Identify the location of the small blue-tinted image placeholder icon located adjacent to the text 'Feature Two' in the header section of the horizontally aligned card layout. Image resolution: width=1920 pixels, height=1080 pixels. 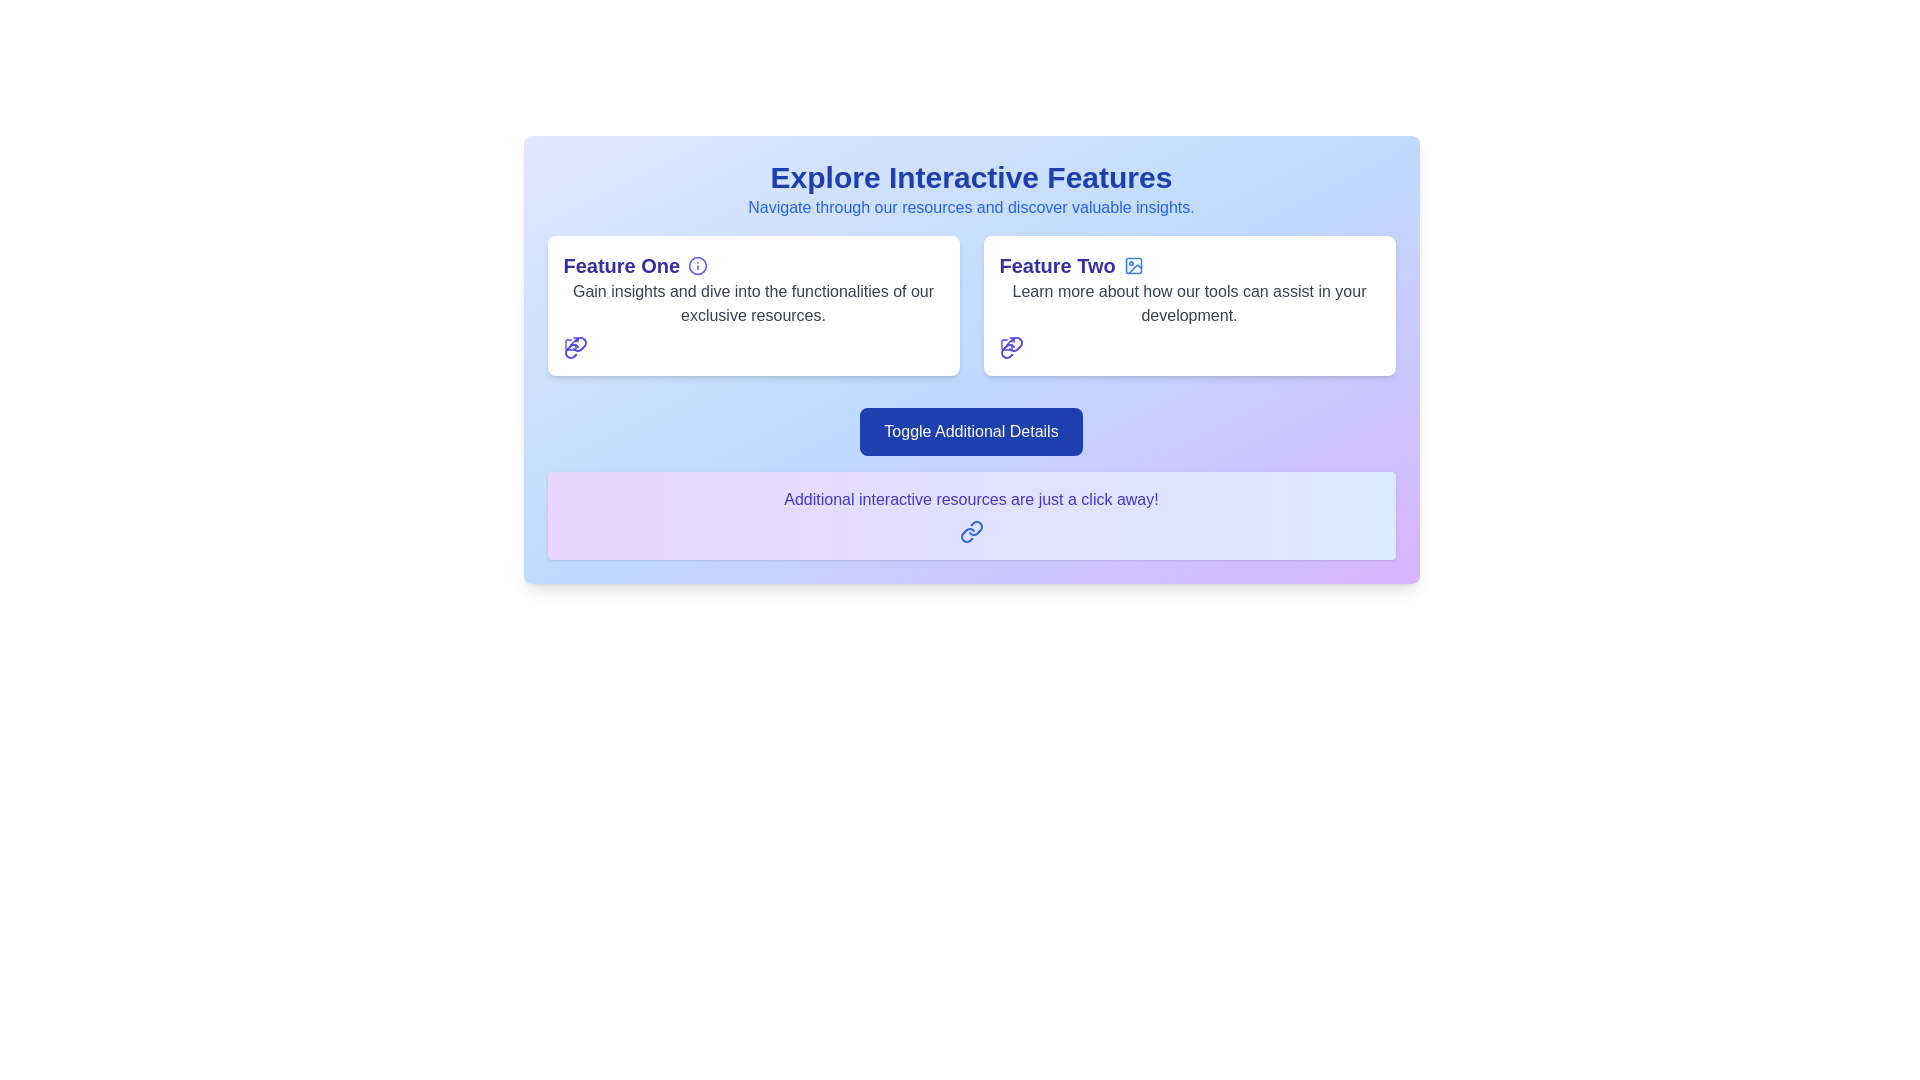
(1133, 265).